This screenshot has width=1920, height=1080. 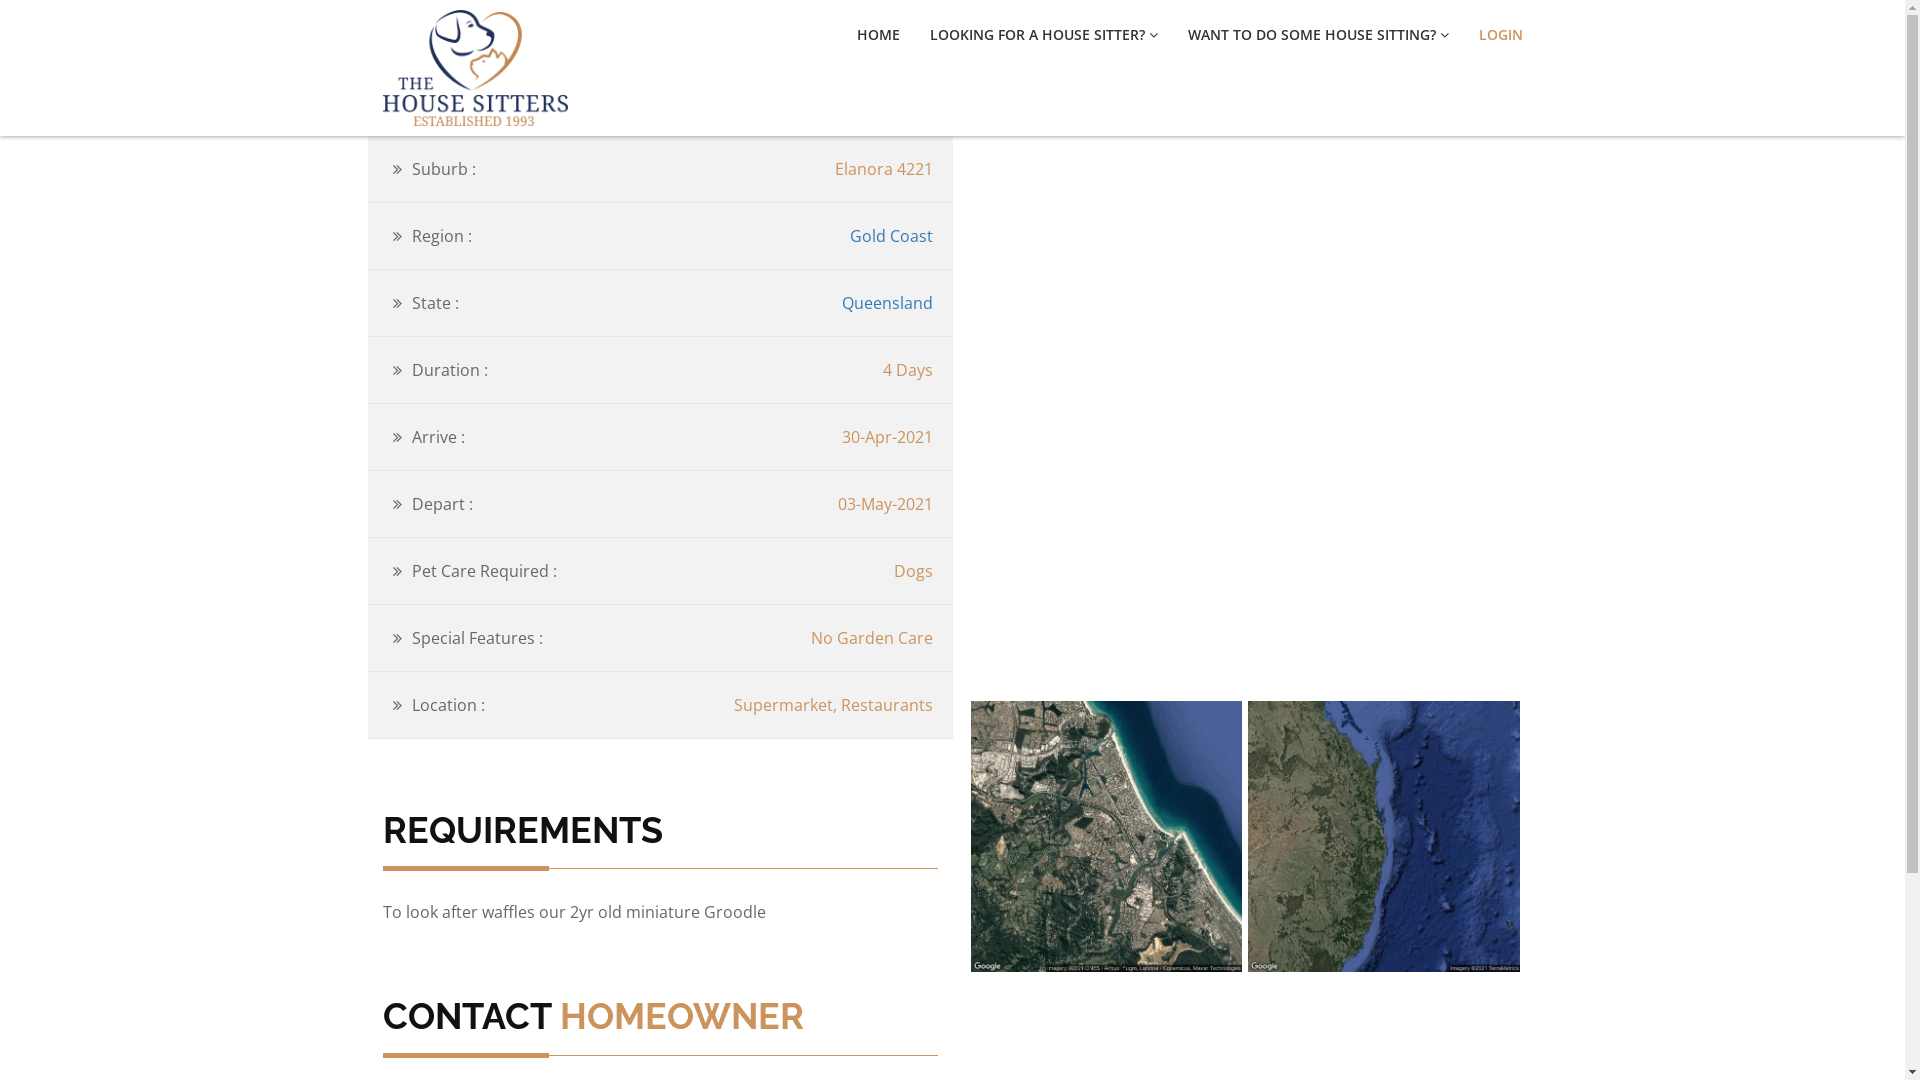 What do you see at coordinates (1188, 34) in the screenshot?
I see `'WANT TO DO SOME HOUSE SITTING?'` at bounding box center [1188, 34].